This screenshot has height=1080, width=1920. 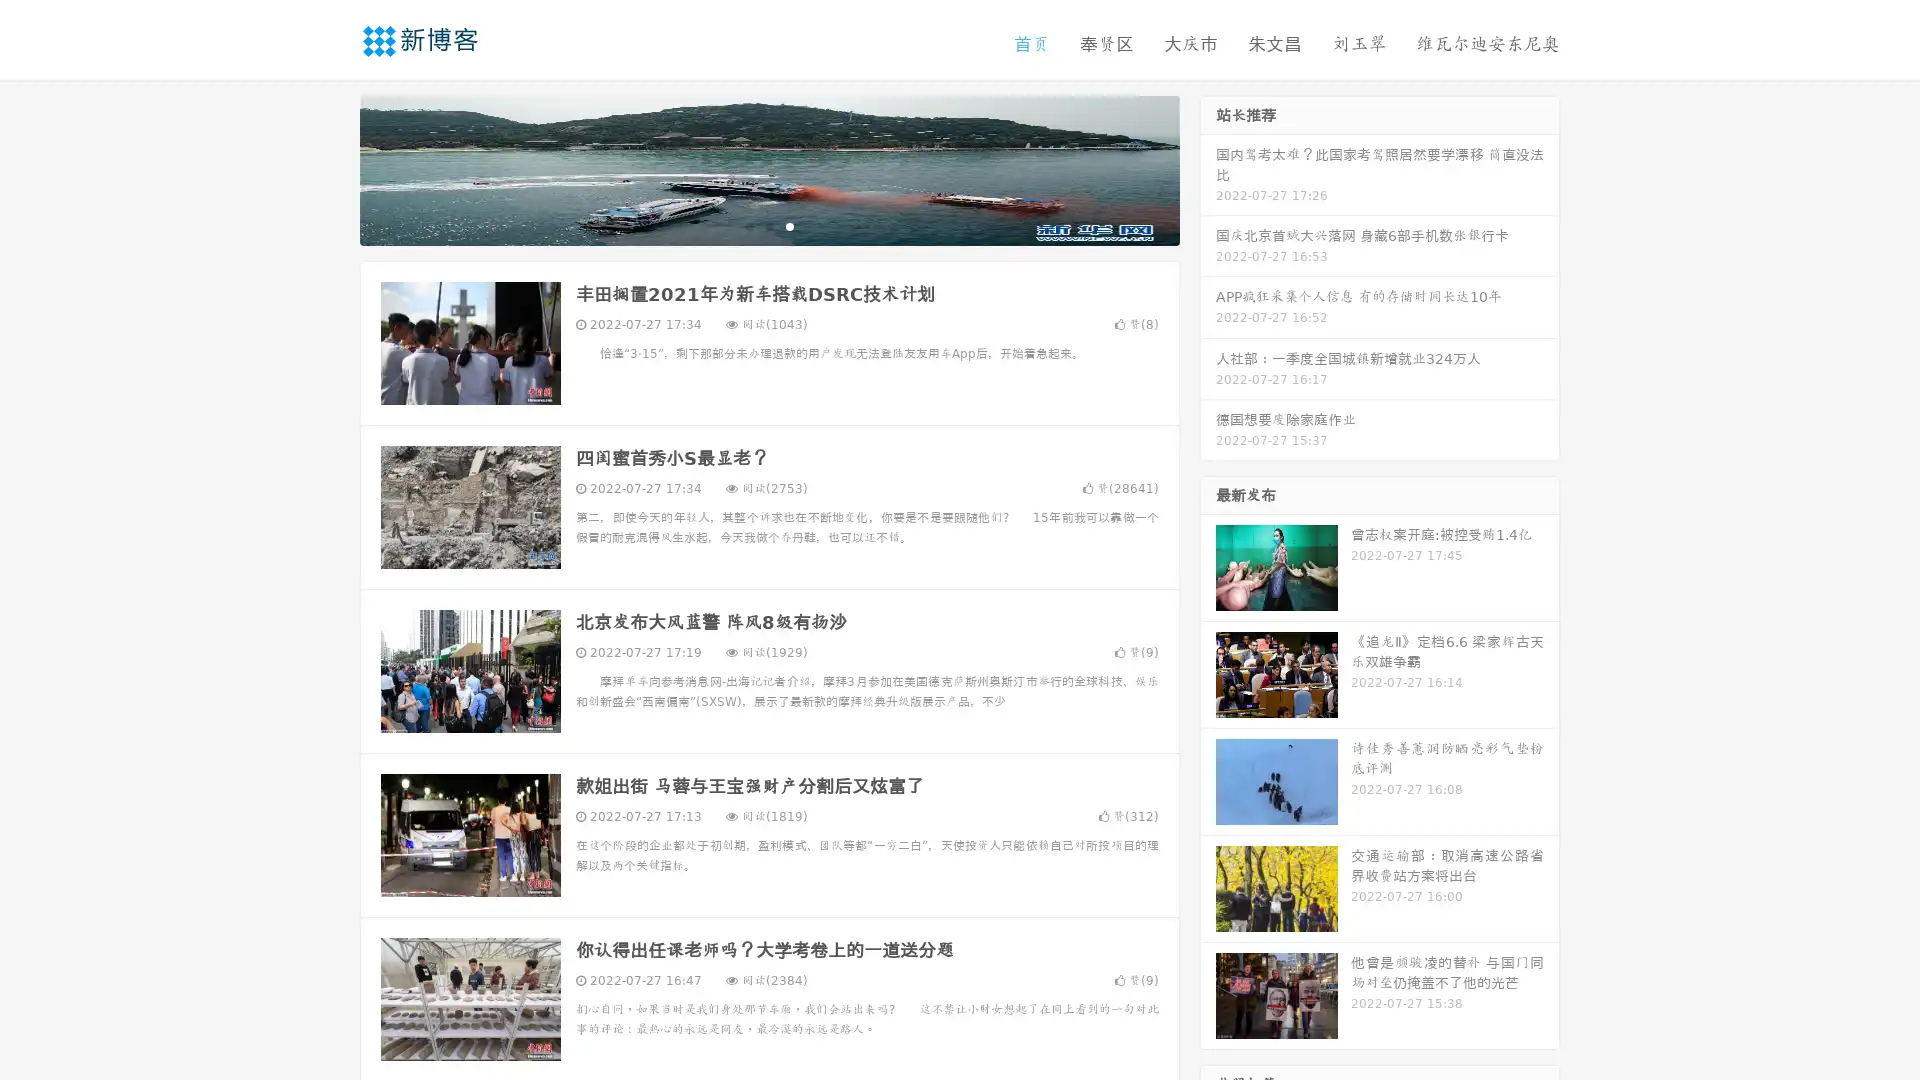 What do you see at coordinates (330, 168) in the screenshot?
I see `Previous slide` at bounding box center [330, 168].